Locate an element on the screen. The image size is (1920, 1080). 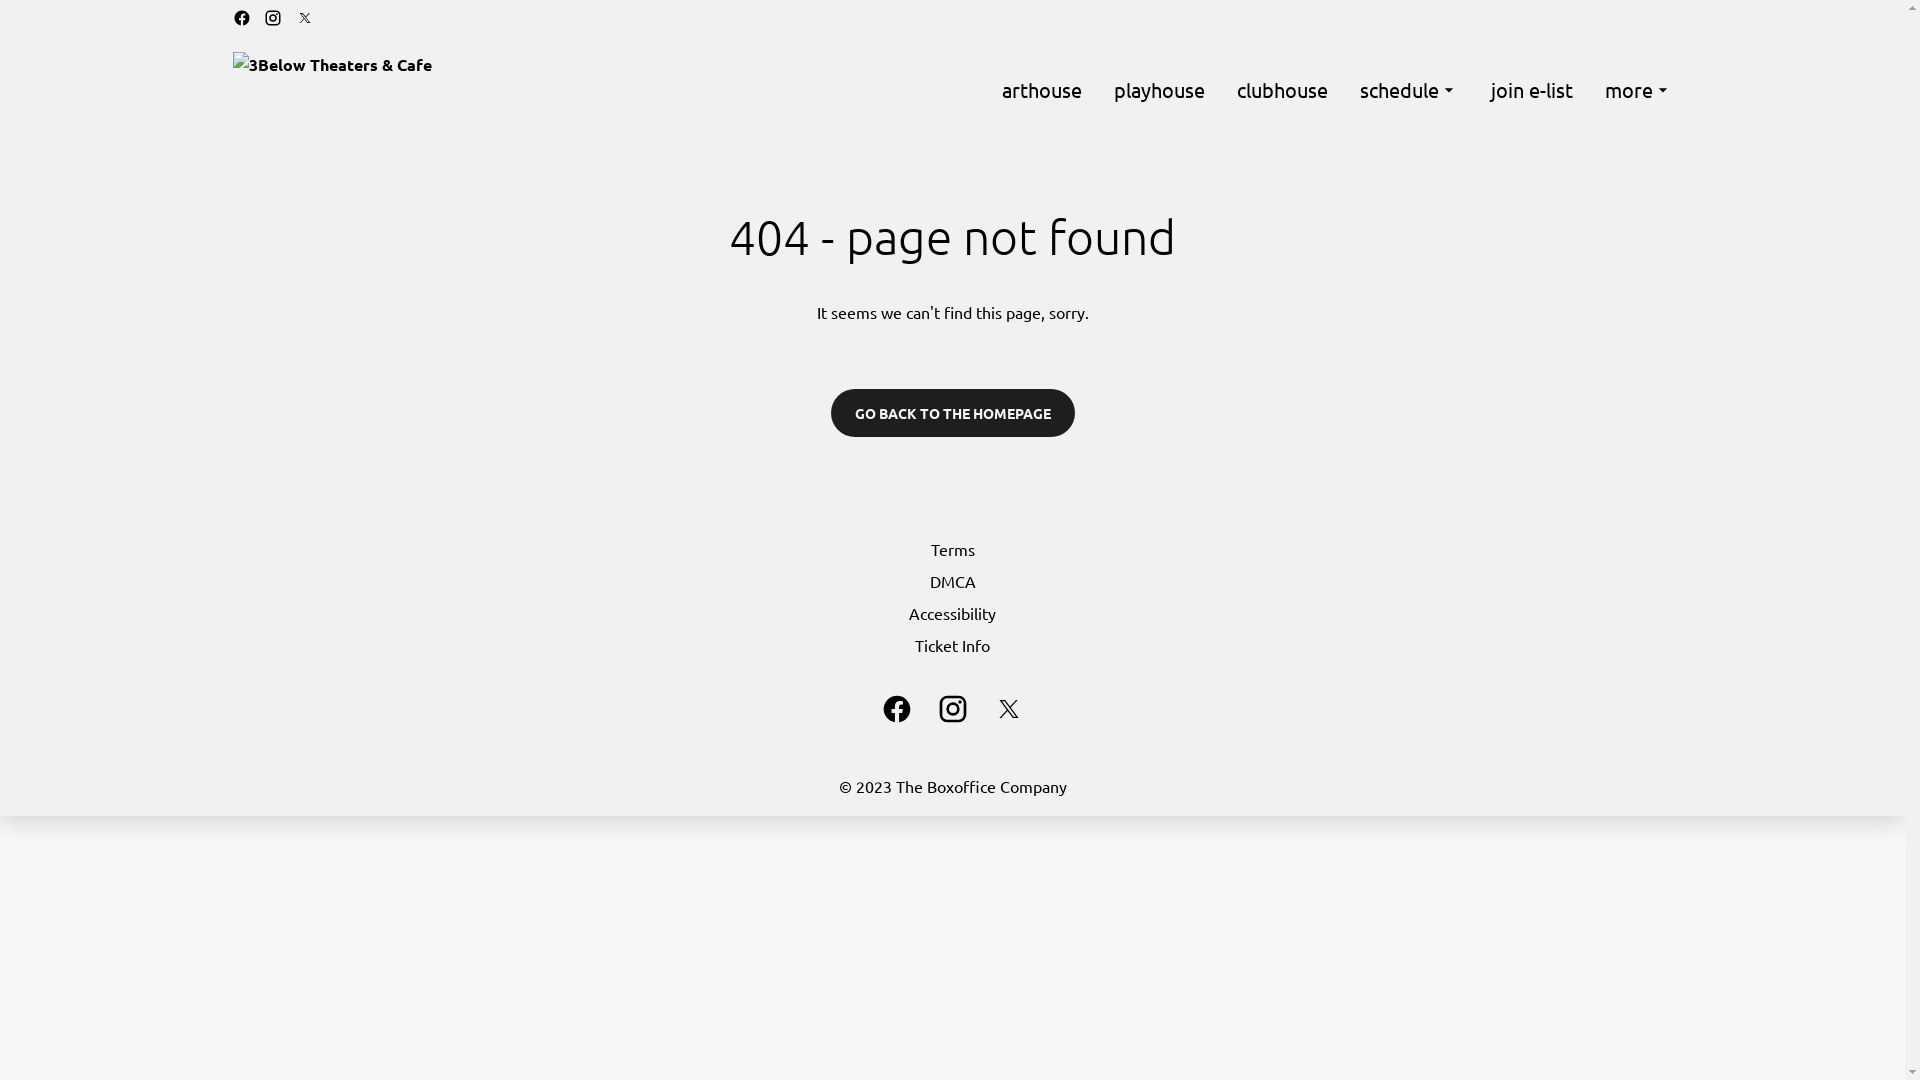
'GO BACK TO THE HOMEPAGE' is located at coordinates (950, 411).